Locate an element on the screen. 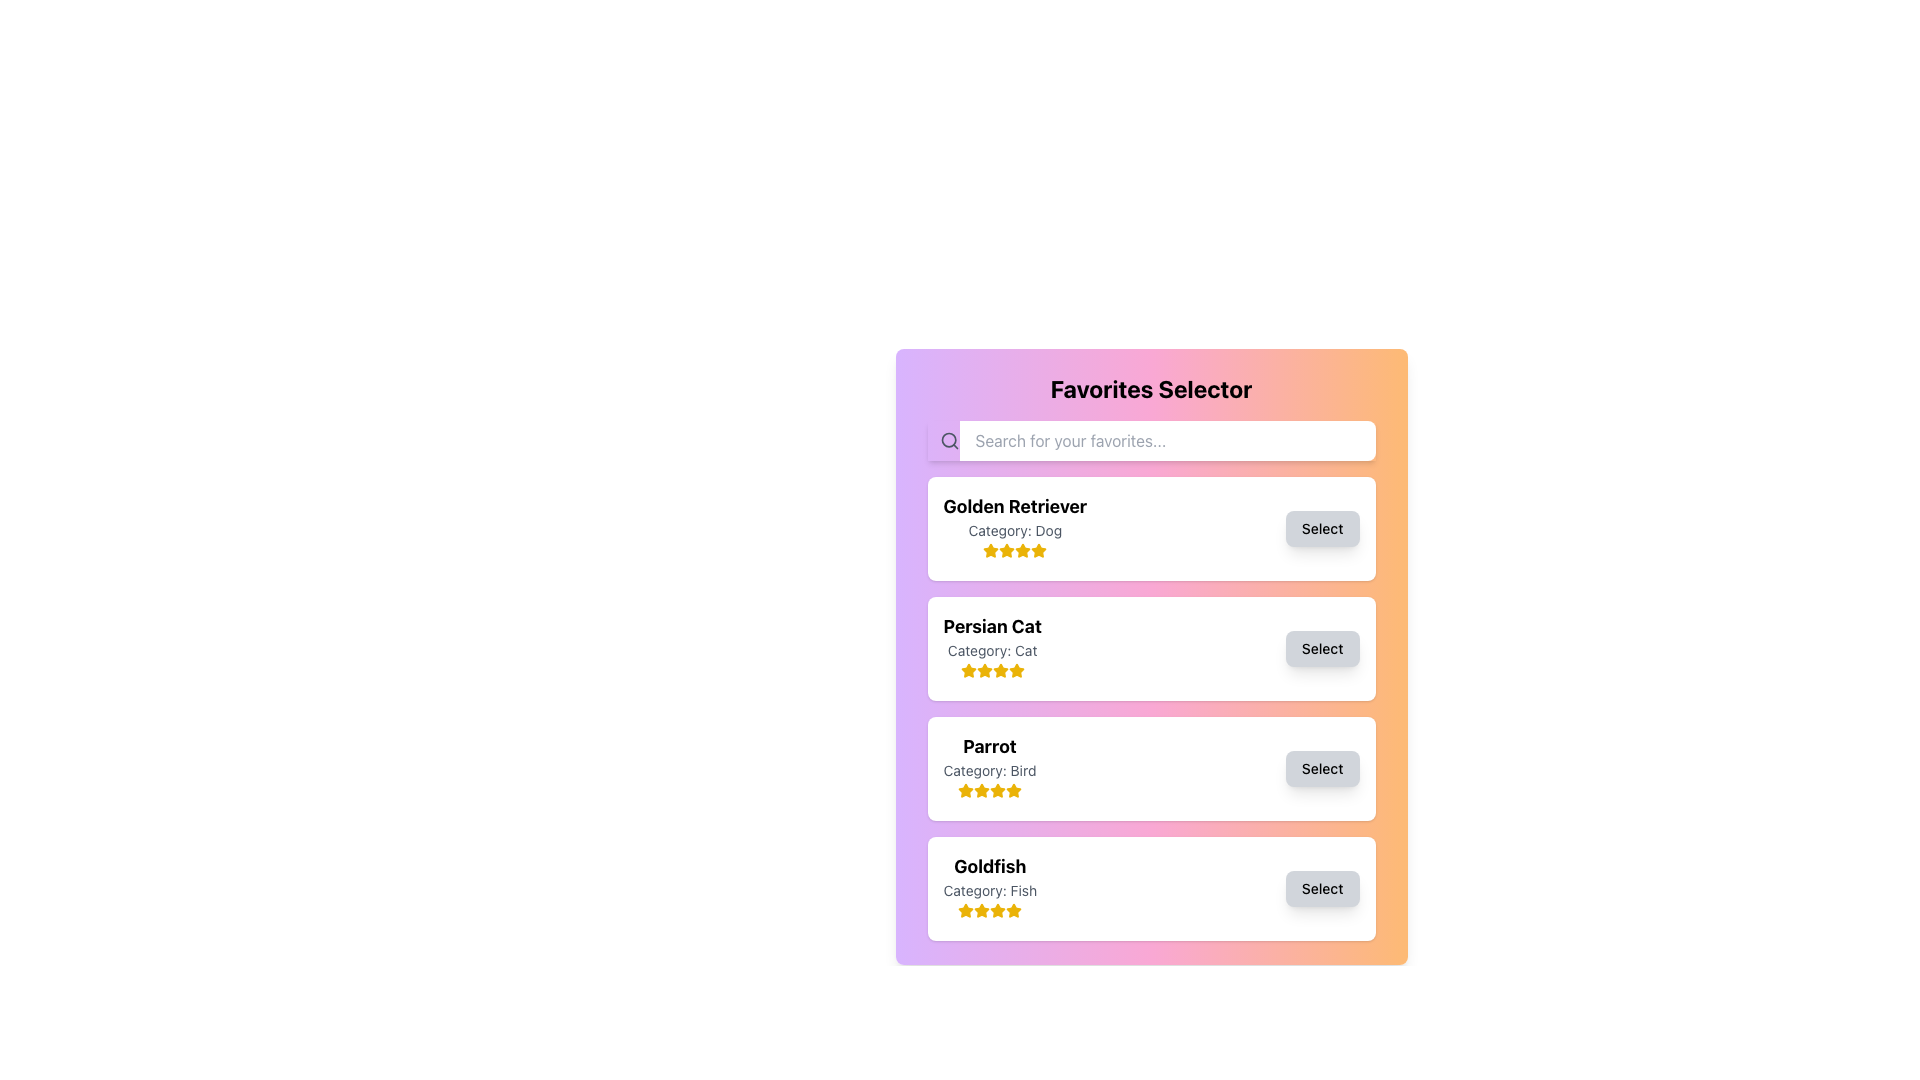 This screenshot has height=1080, width=1920. the fifth yellow star-shaped rating icon for the 'Golden Retriever' item located in the first row of the items list is located at coordinates (1039, 551).